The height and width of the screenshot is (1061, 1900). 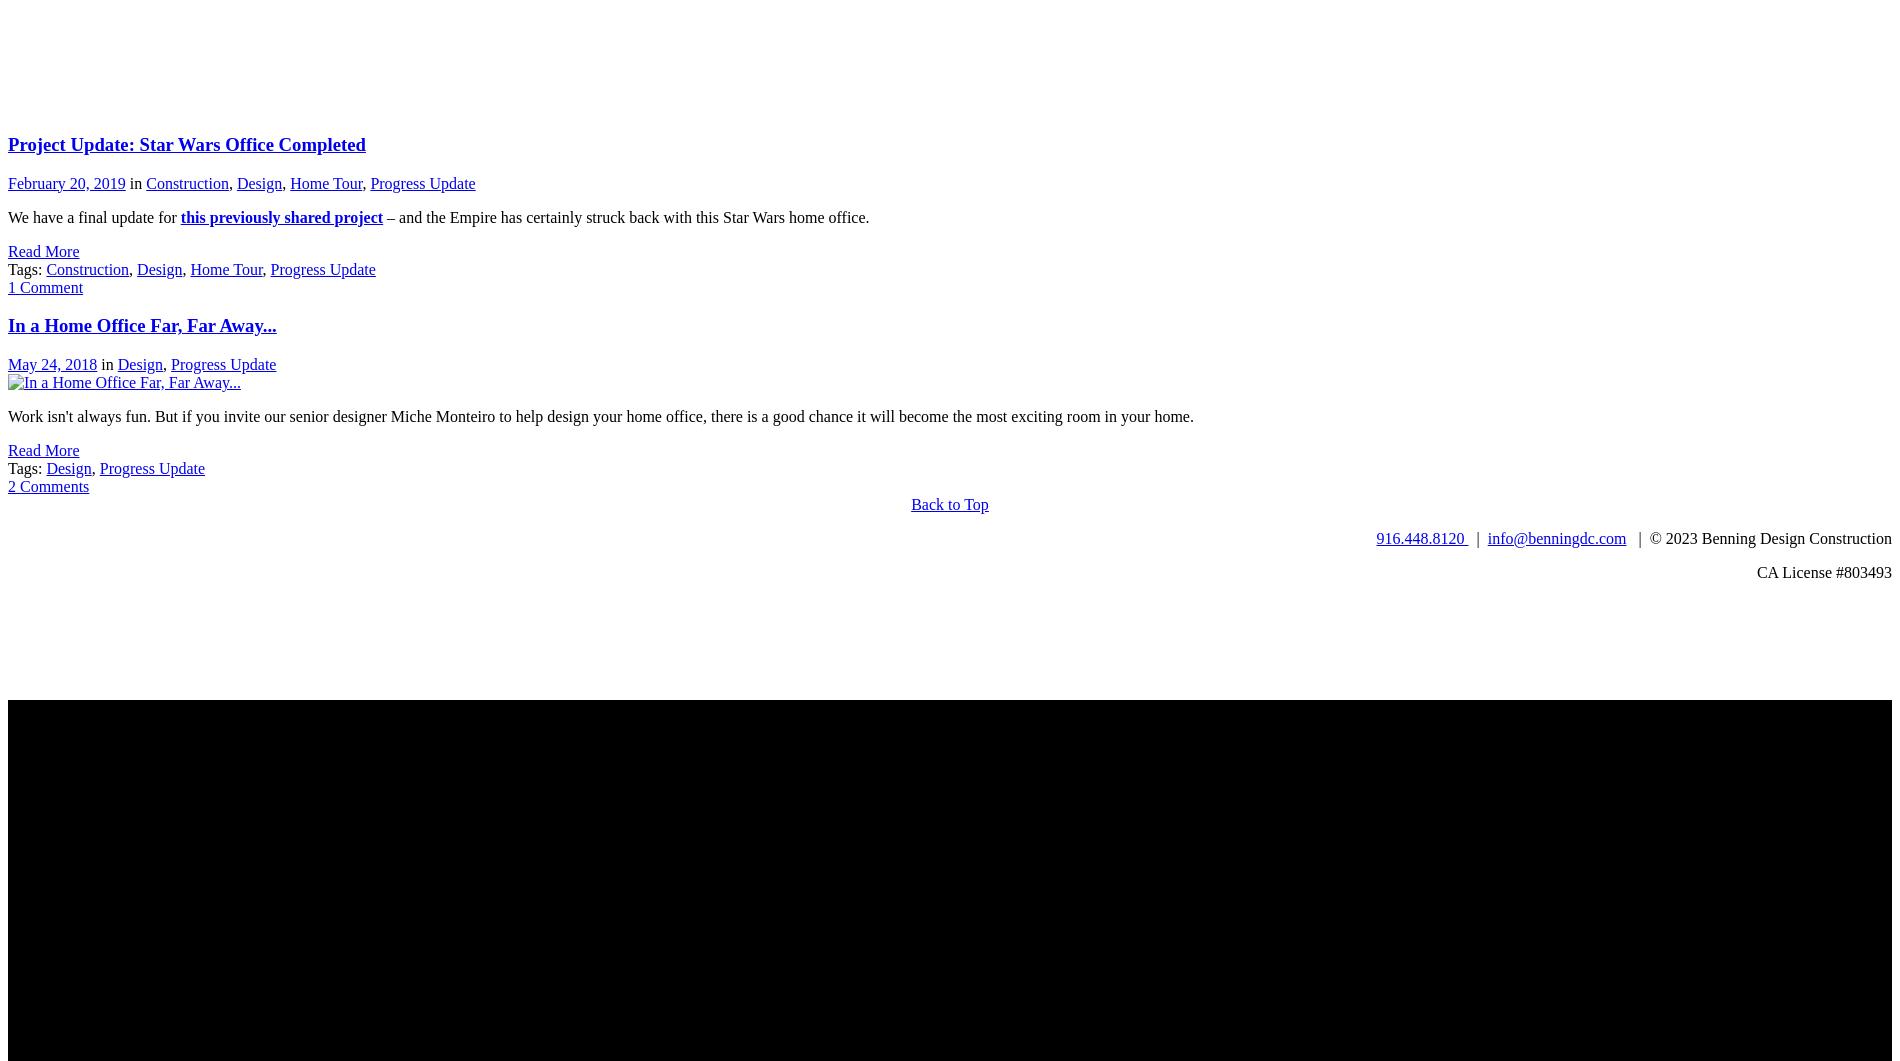 I want to click on '1 Comment', so click(x=45, y=285).